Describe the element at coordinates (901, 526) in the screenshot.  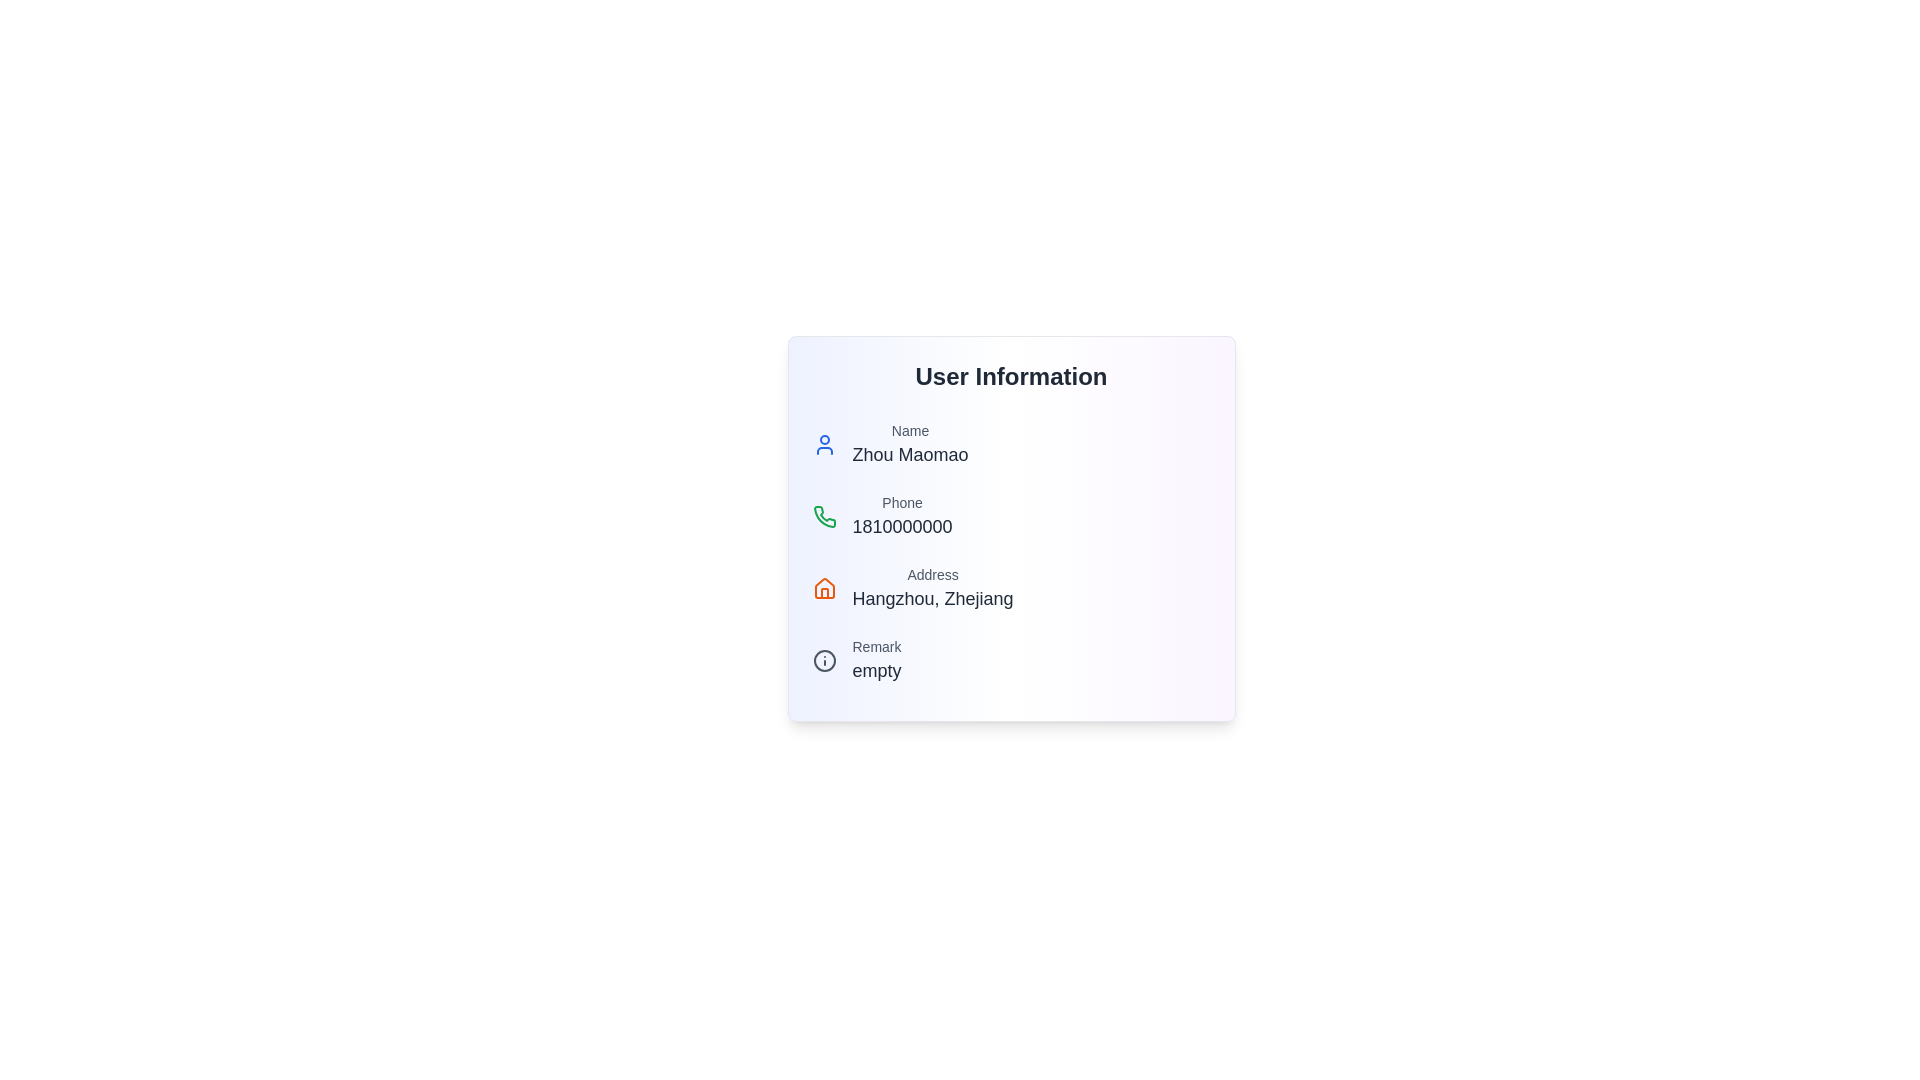
I see `the Text Label displaying the user's phone number located under the 'Phone' label in the 'User Information' section` at that location.